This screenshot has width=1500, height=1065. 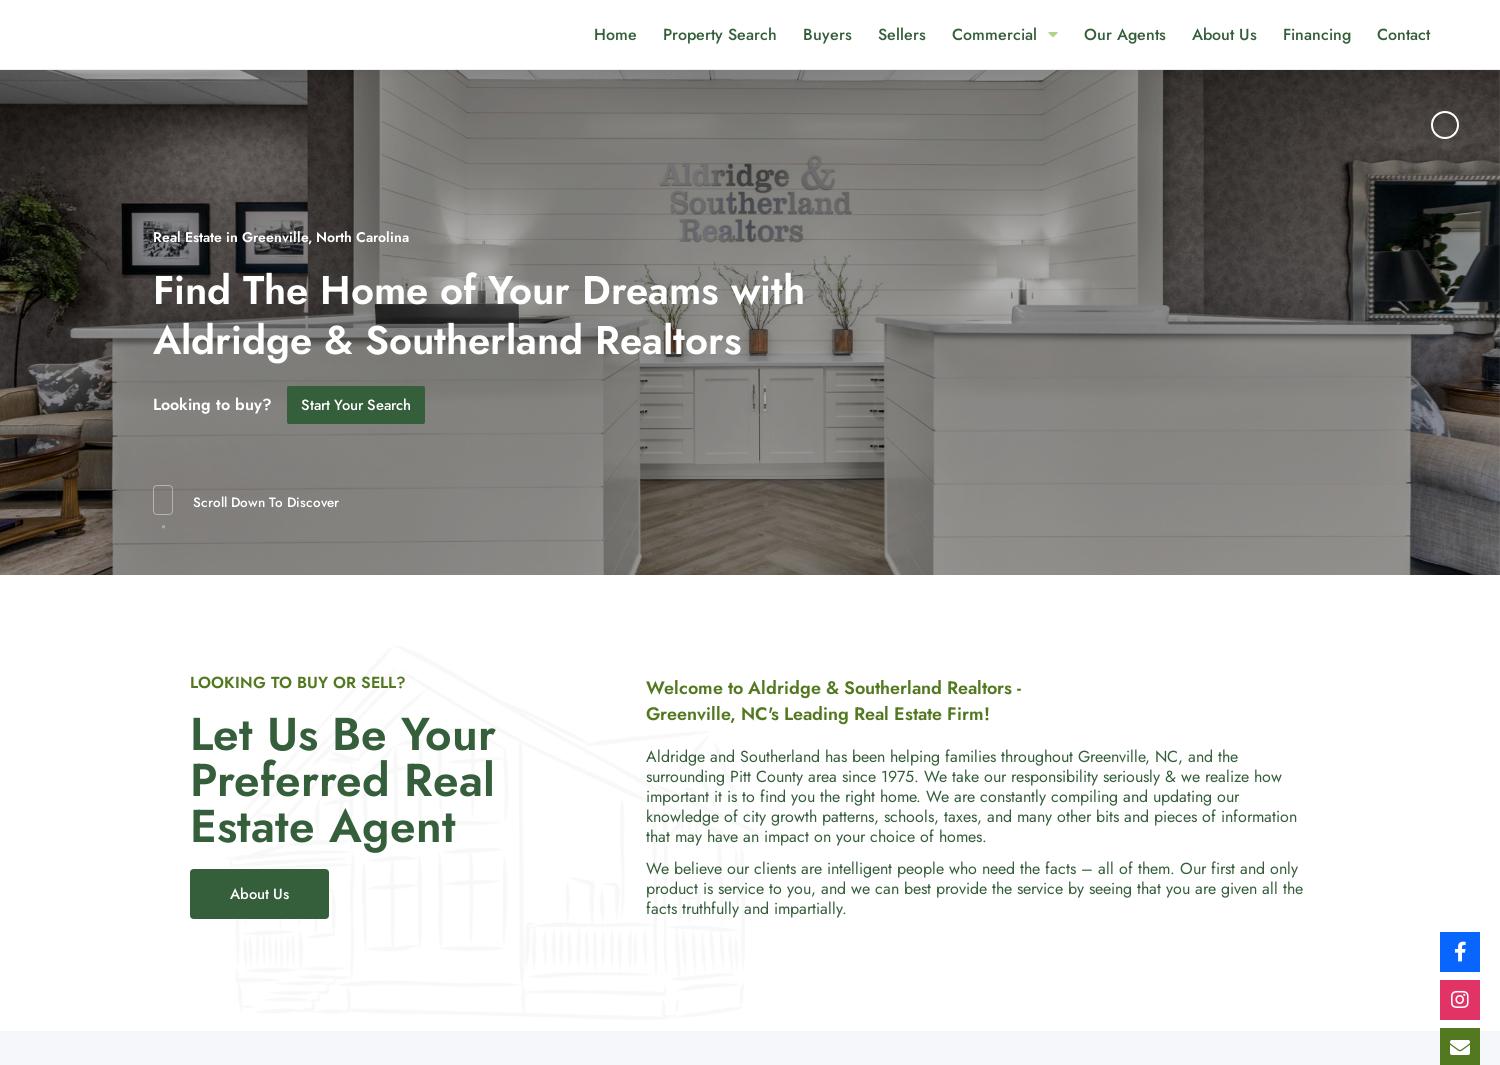 I want to click on 'Aldridge & Southerland Realtors', so click(x=446, y=337).